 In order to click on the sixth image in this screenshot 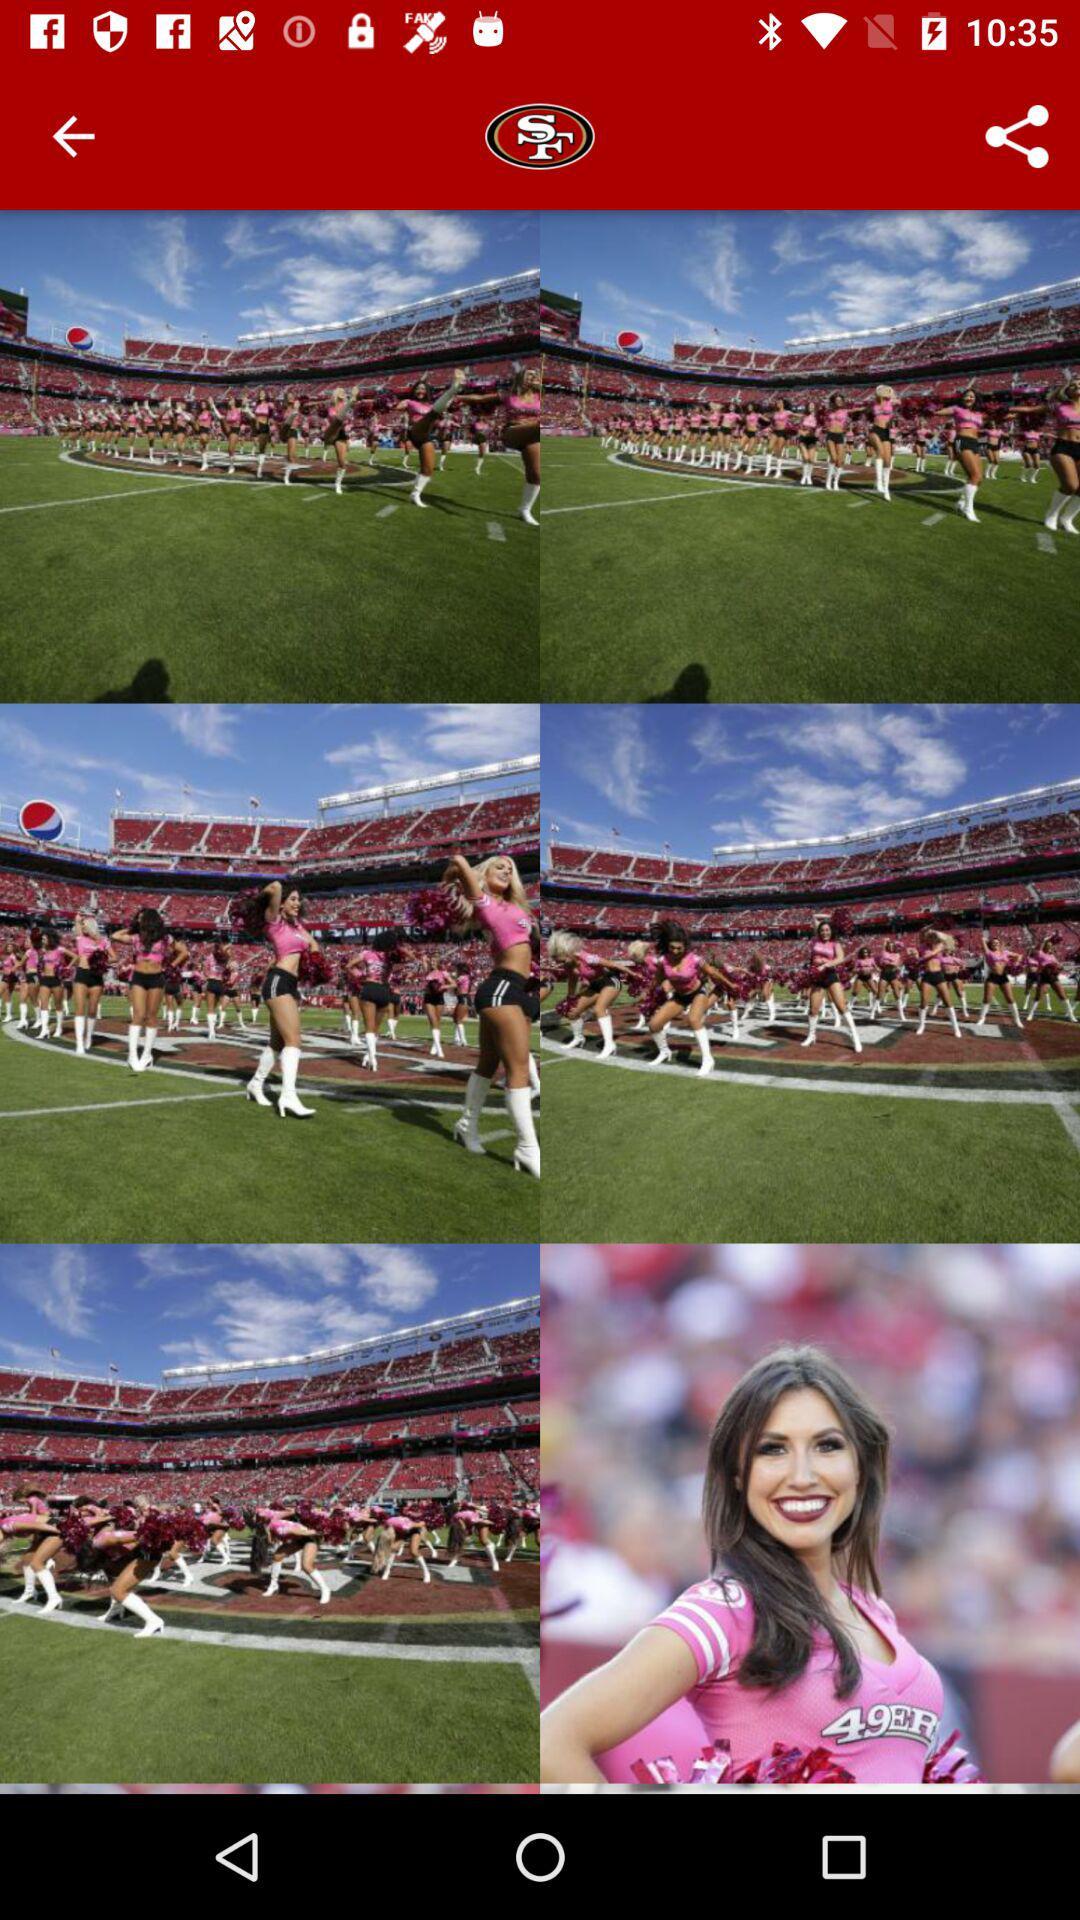, I will do `click(810, 1513)`.